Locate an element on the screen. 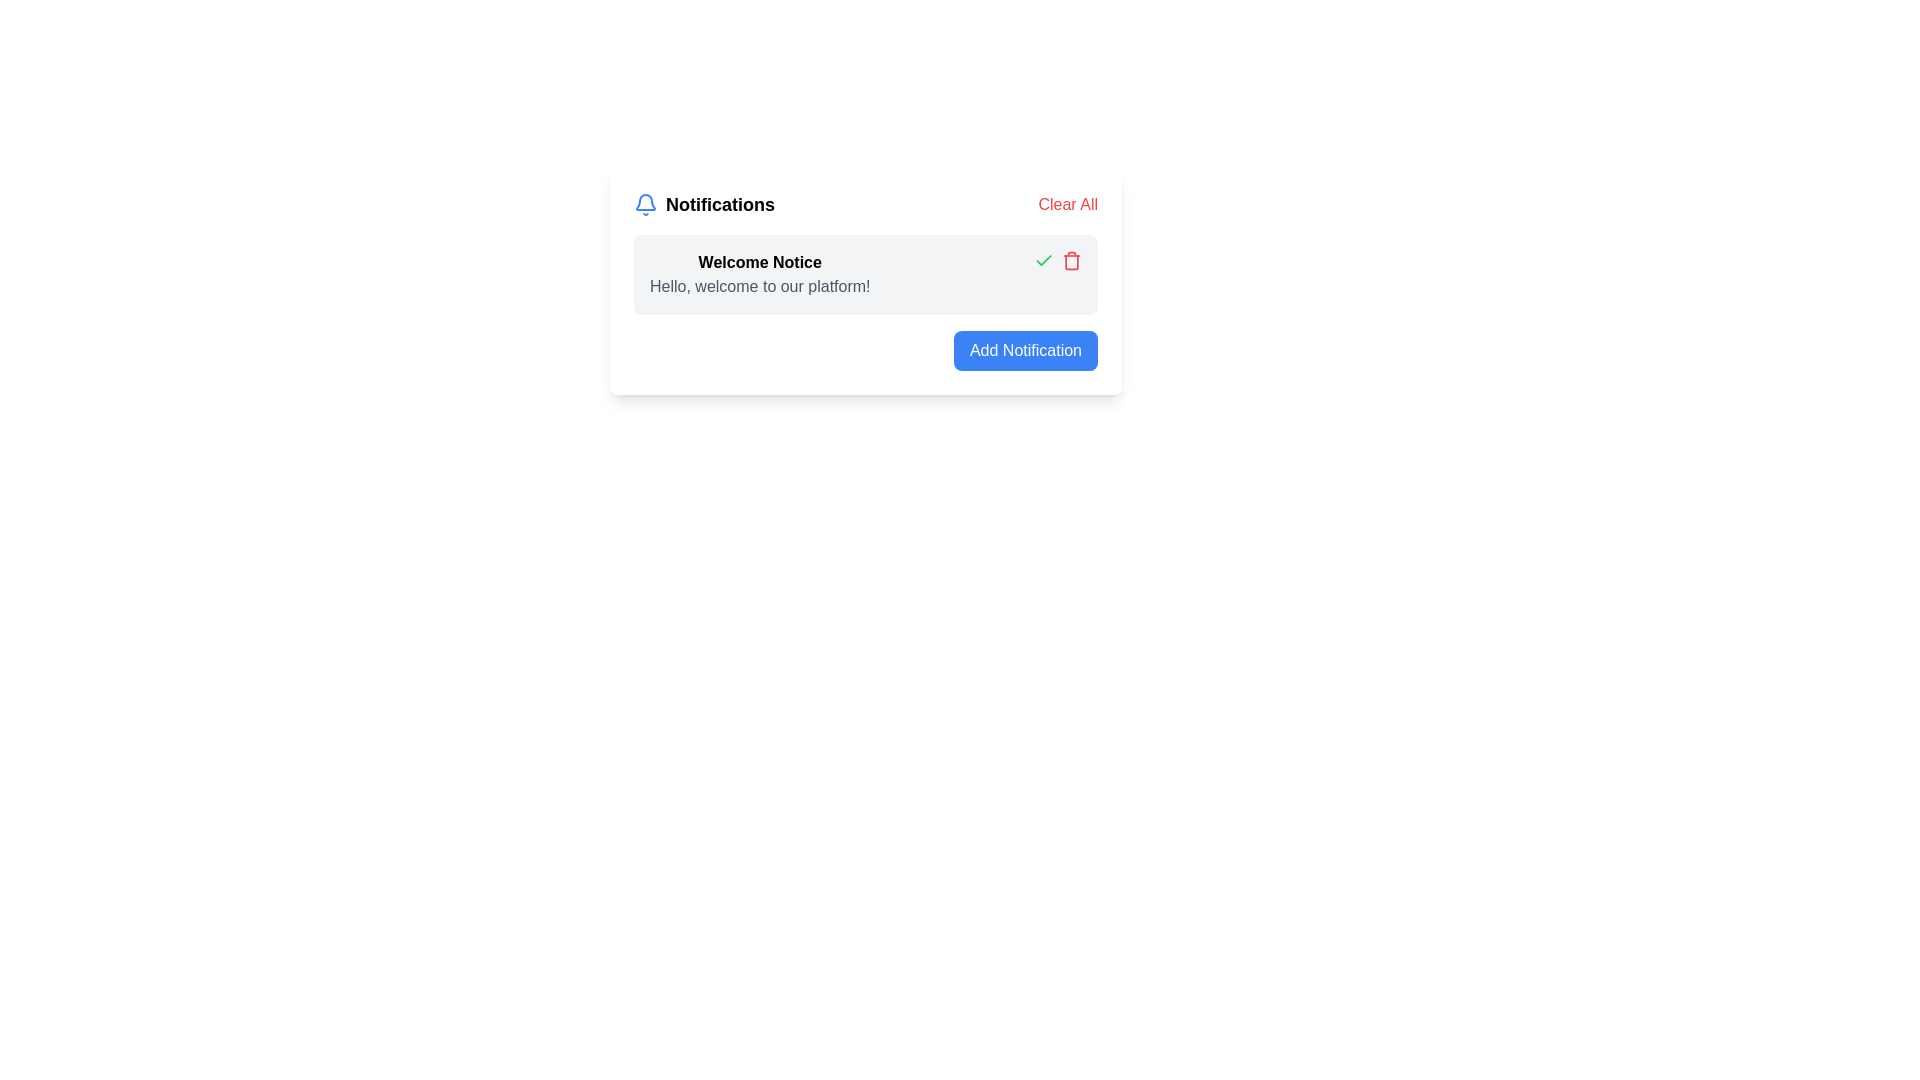  text from the 'Welcome Notice' block, which includes the title 'Welcome Notice' and the body text 'Hello, welcome to our platform!' located within the main notification card is located at coordinates (759, 274).